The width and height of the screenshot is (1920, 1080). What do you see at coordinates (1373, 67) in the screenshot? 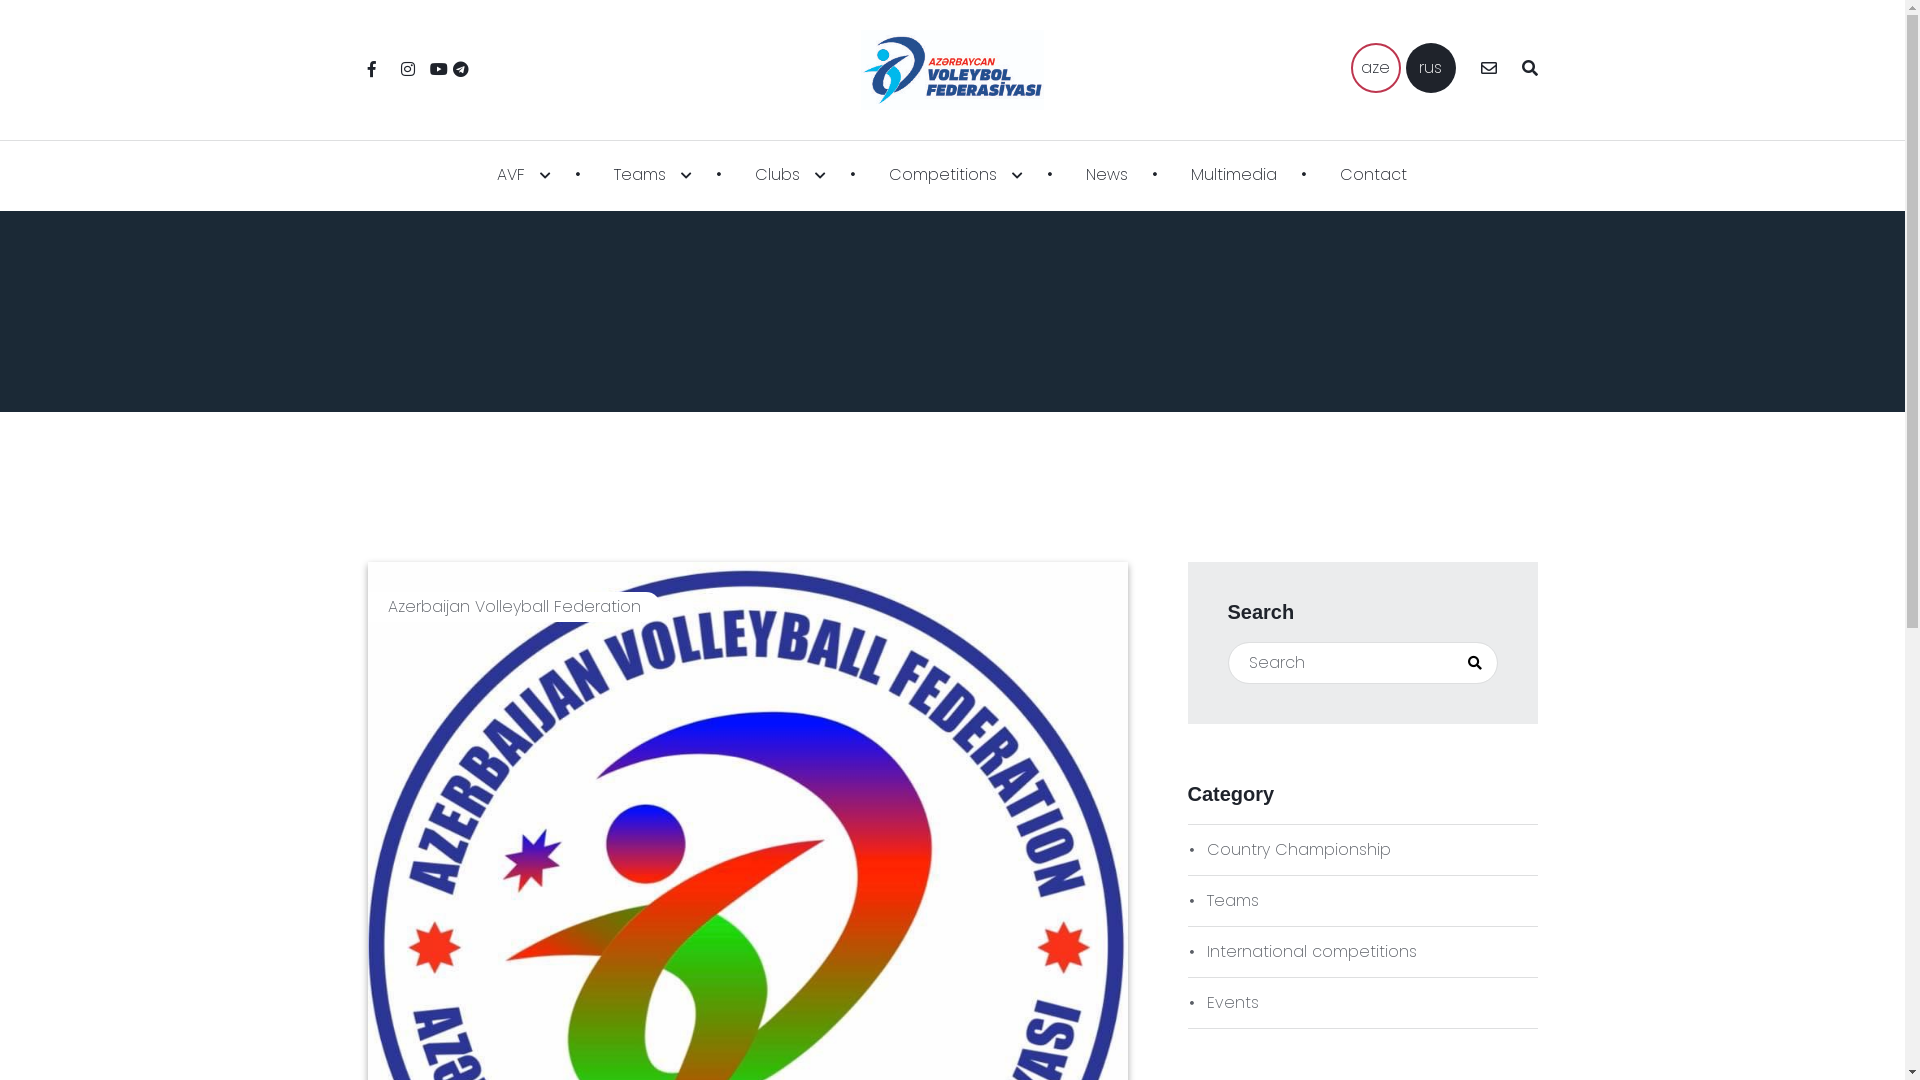
I see `'aze'` at bounding box center [1373, 67].